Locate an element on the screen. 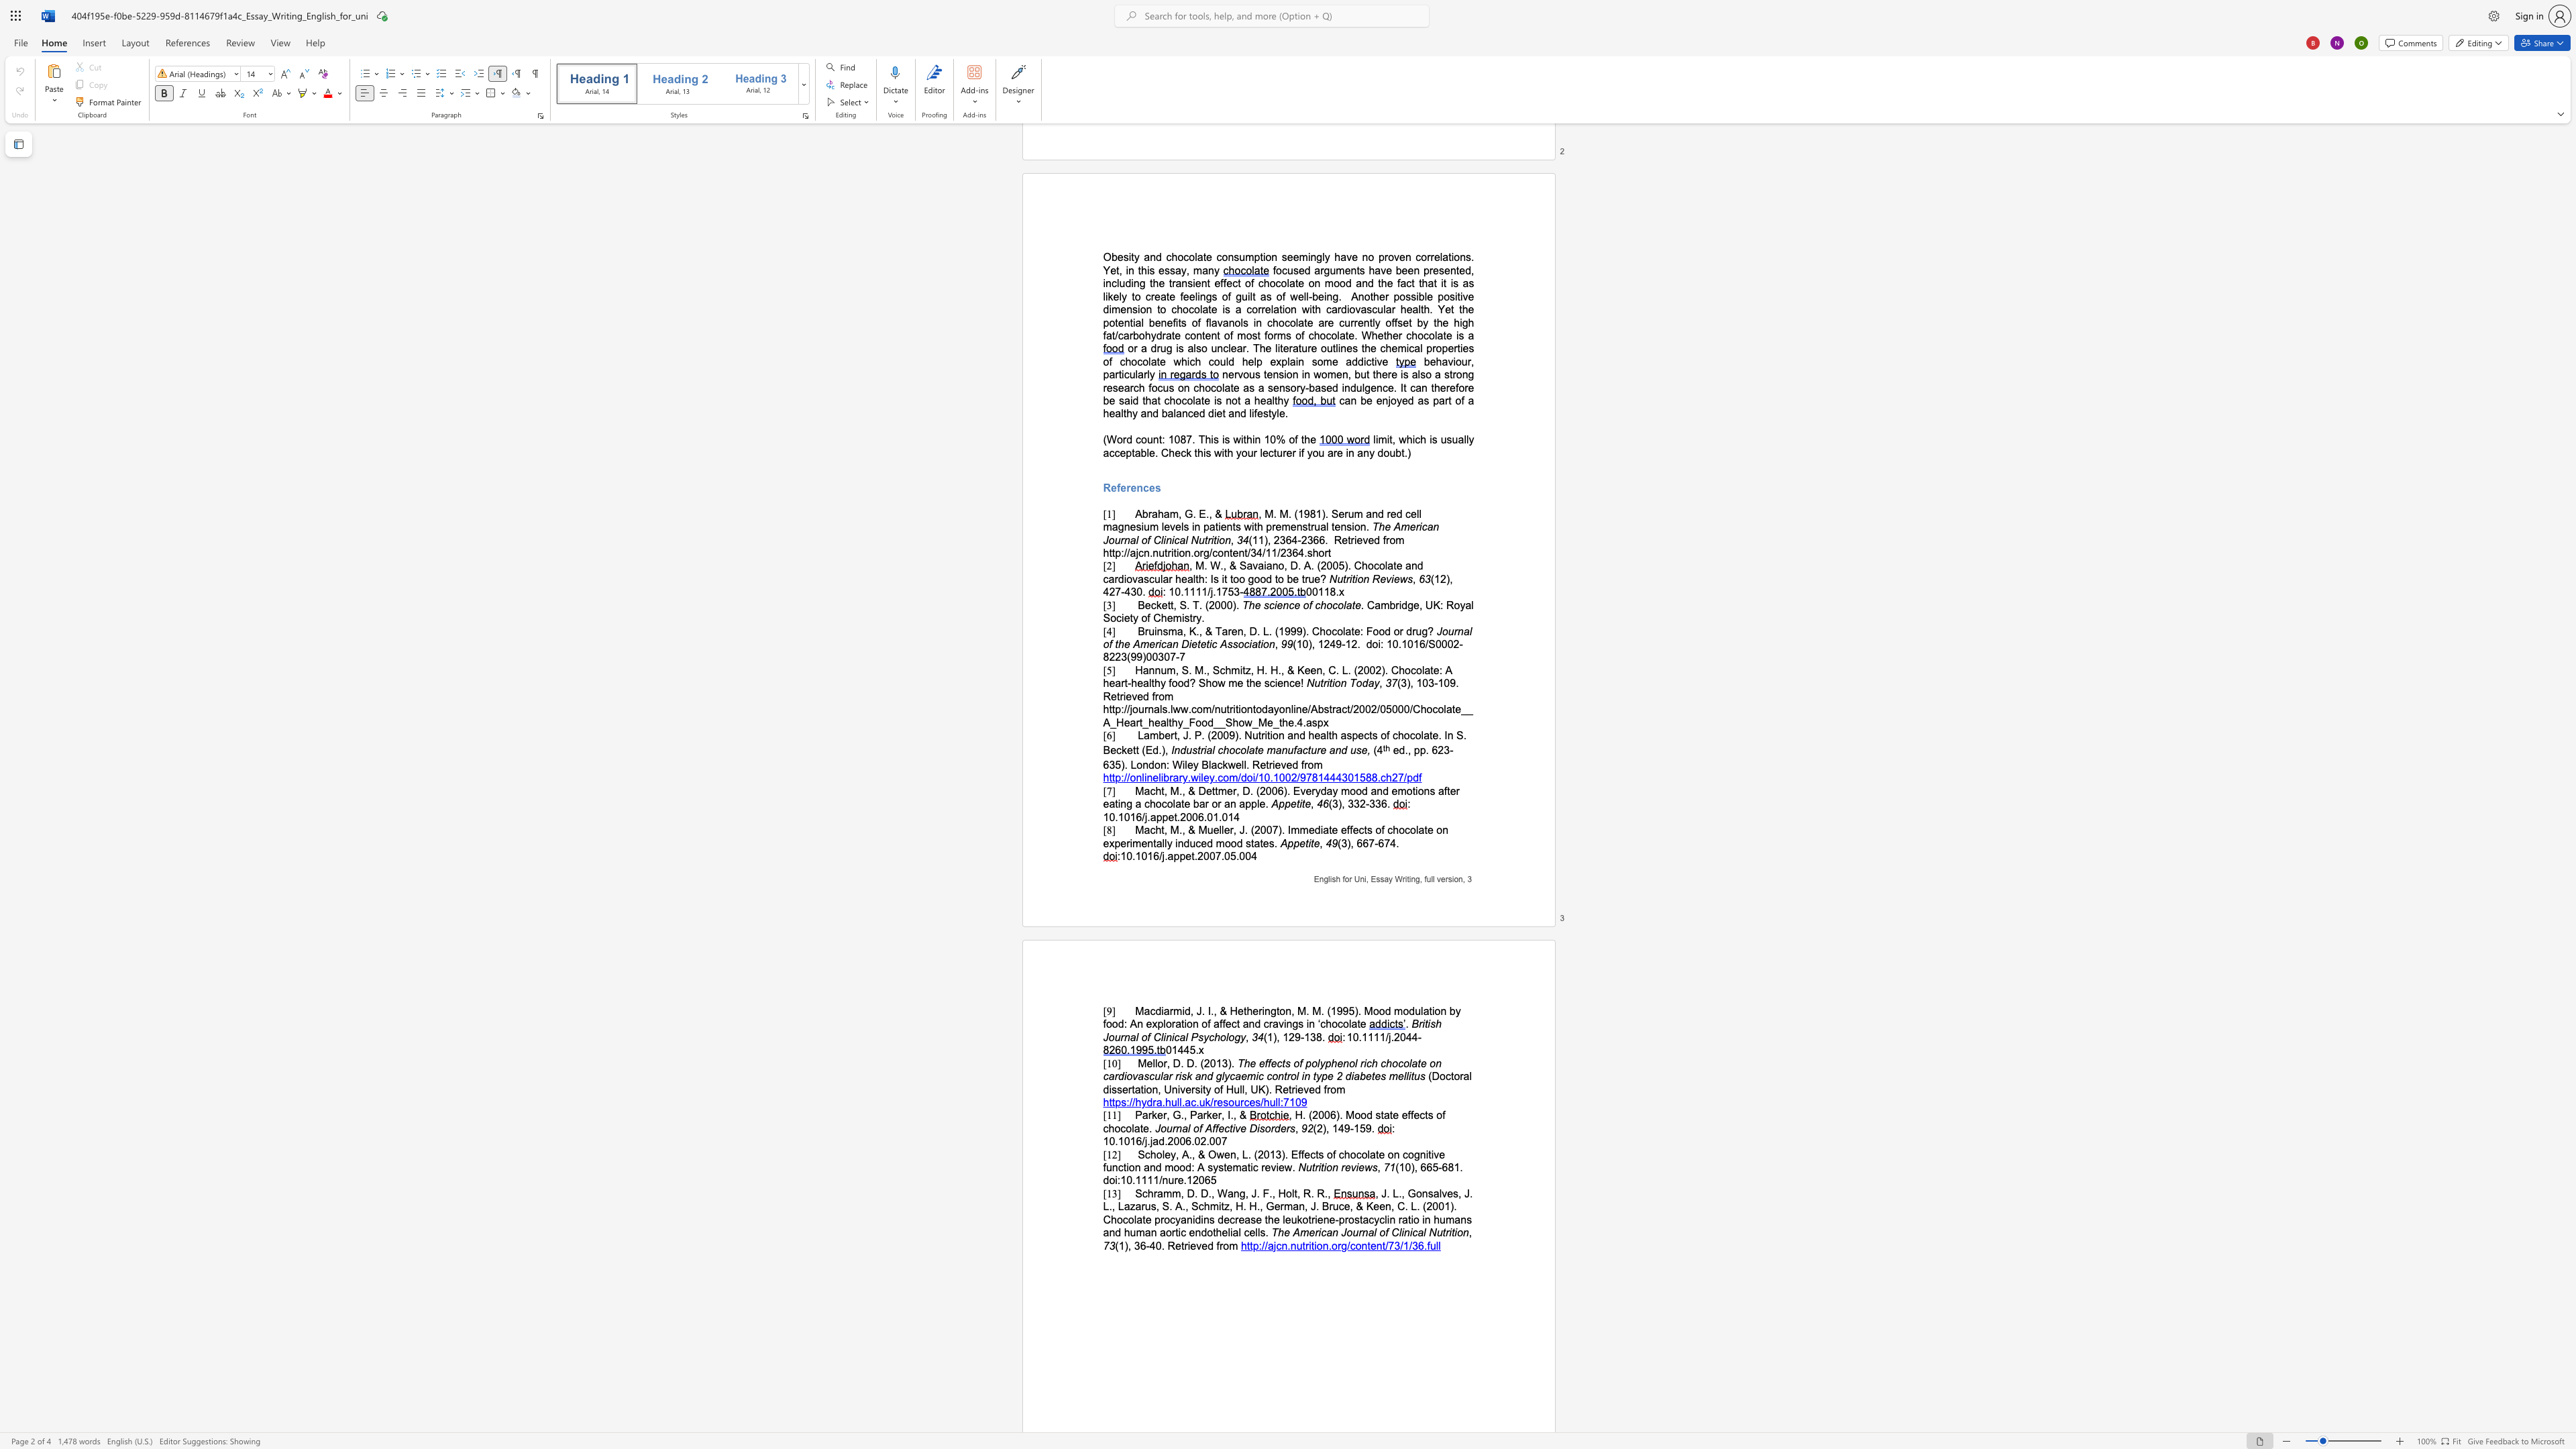 The height and width of the screenshot is (1449, 2576). the subset text "ers" within the text "English for Uni, Essay Writing, full version," is located at coordinates (1440, 878).